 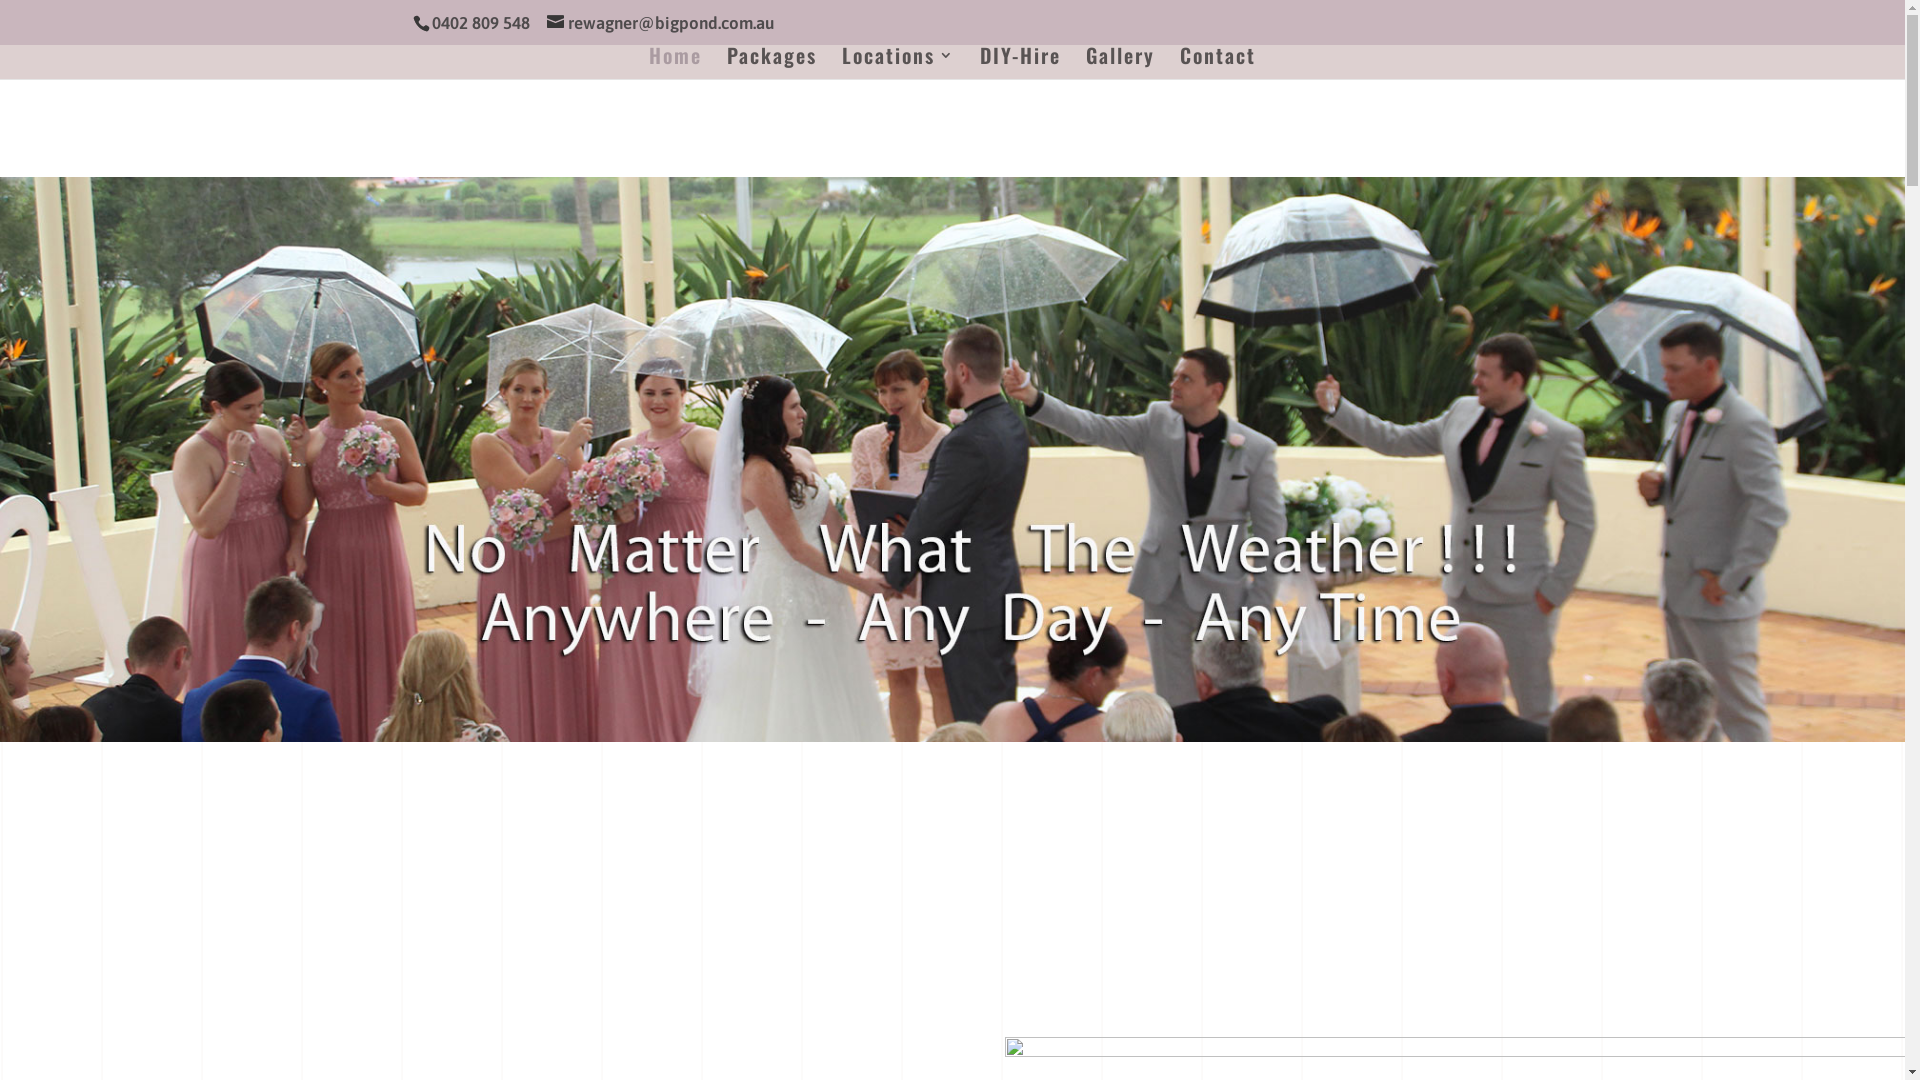 I want to click on 'Packages', so click(x=771, y=62).